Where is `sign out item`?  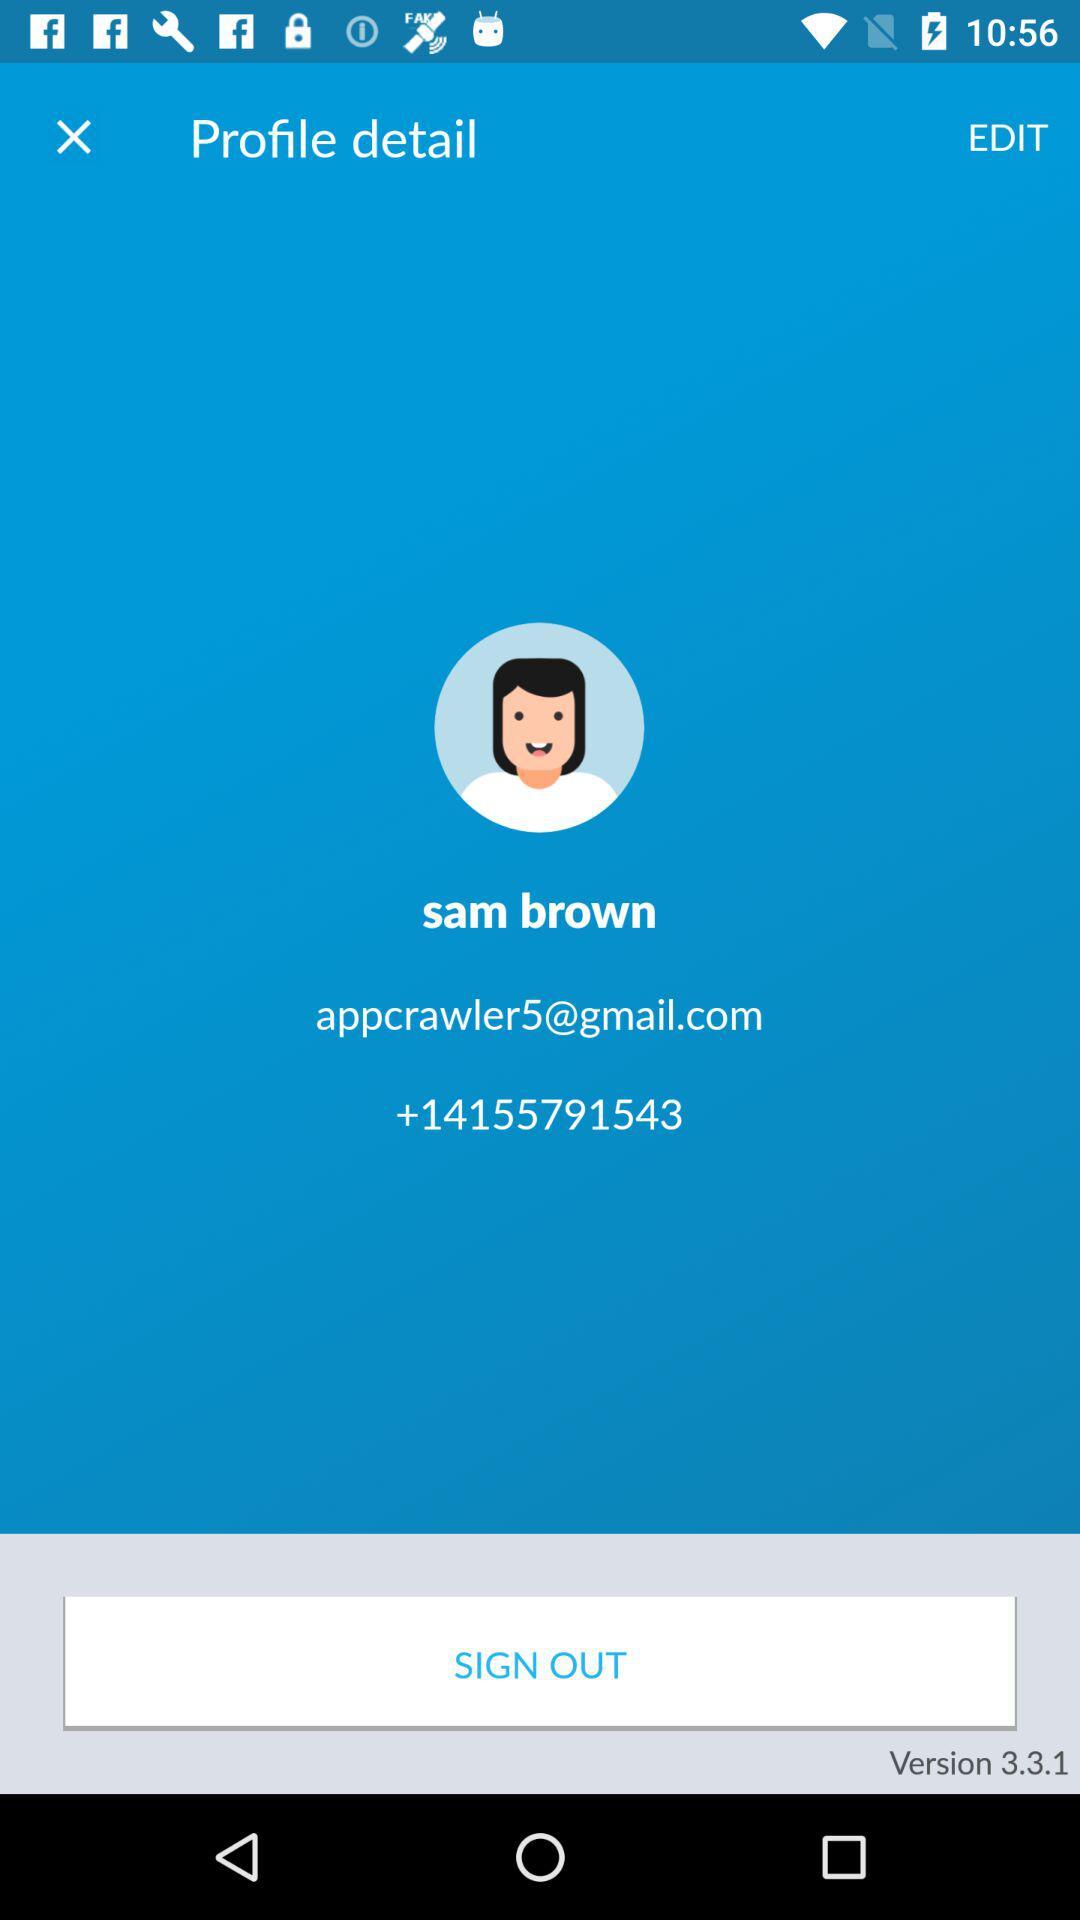
sign out item is located at coordinates (540, 1663).